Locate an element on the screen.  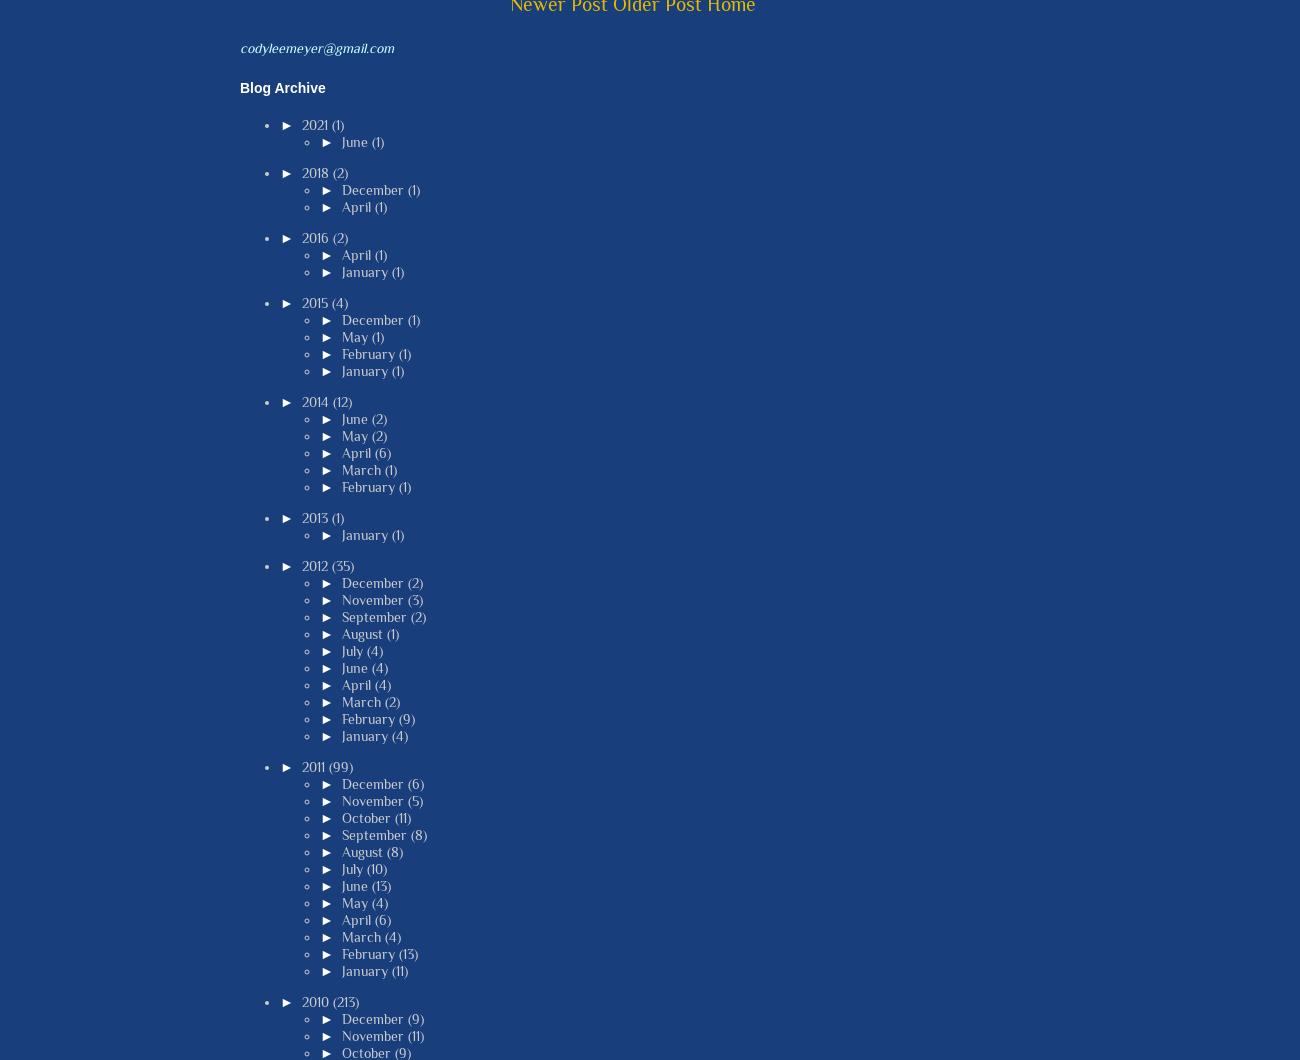
'(5)' is located at coordinates (414, 799).